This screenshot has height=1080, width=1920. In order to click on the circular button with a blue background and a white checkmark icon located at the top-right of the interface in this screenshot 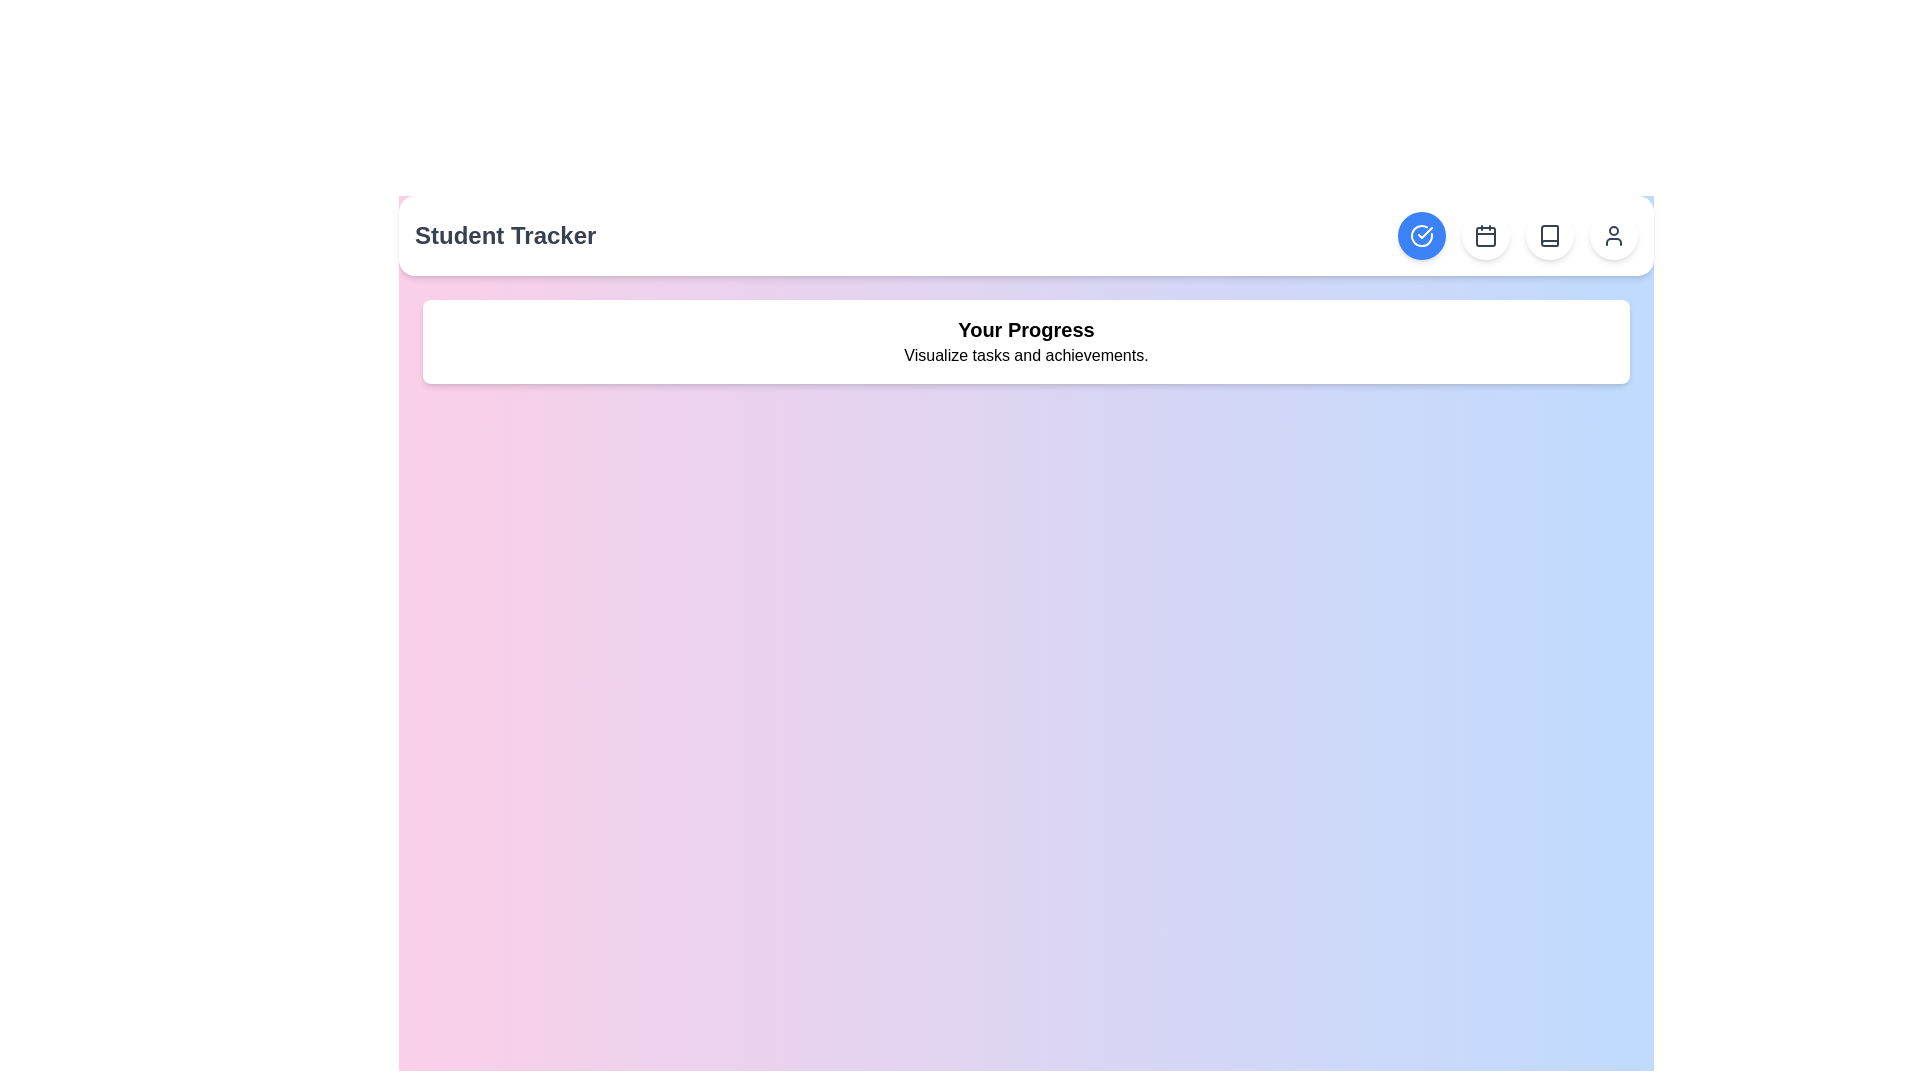, I will do `click(1420, 234)`.